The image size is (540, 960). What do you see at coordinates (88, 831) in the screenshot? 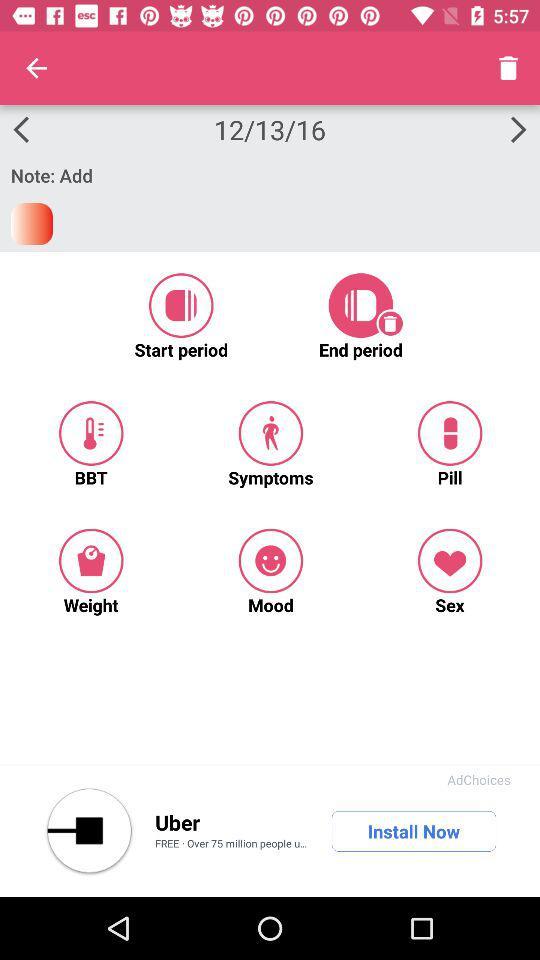
I see `go back` at bounding box center [88, 831].